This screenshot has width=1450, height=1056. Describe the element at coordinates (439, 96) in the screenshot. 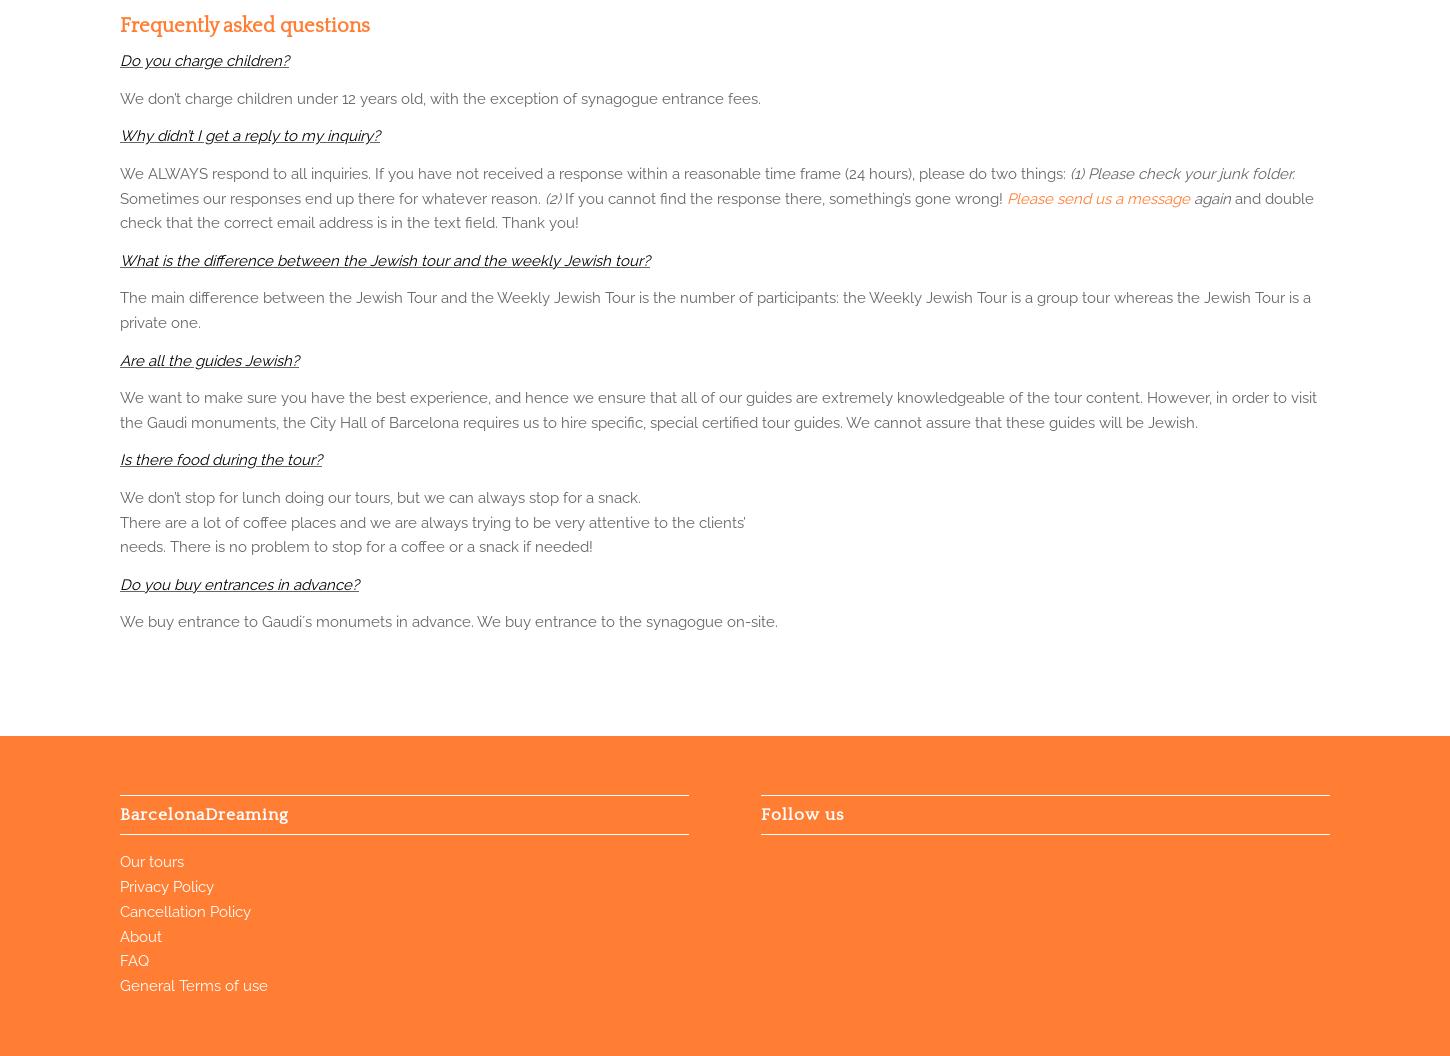

I see `'We don’t charge children under 12 years old, with the exception of synagogue entrance fees.'` at that location.